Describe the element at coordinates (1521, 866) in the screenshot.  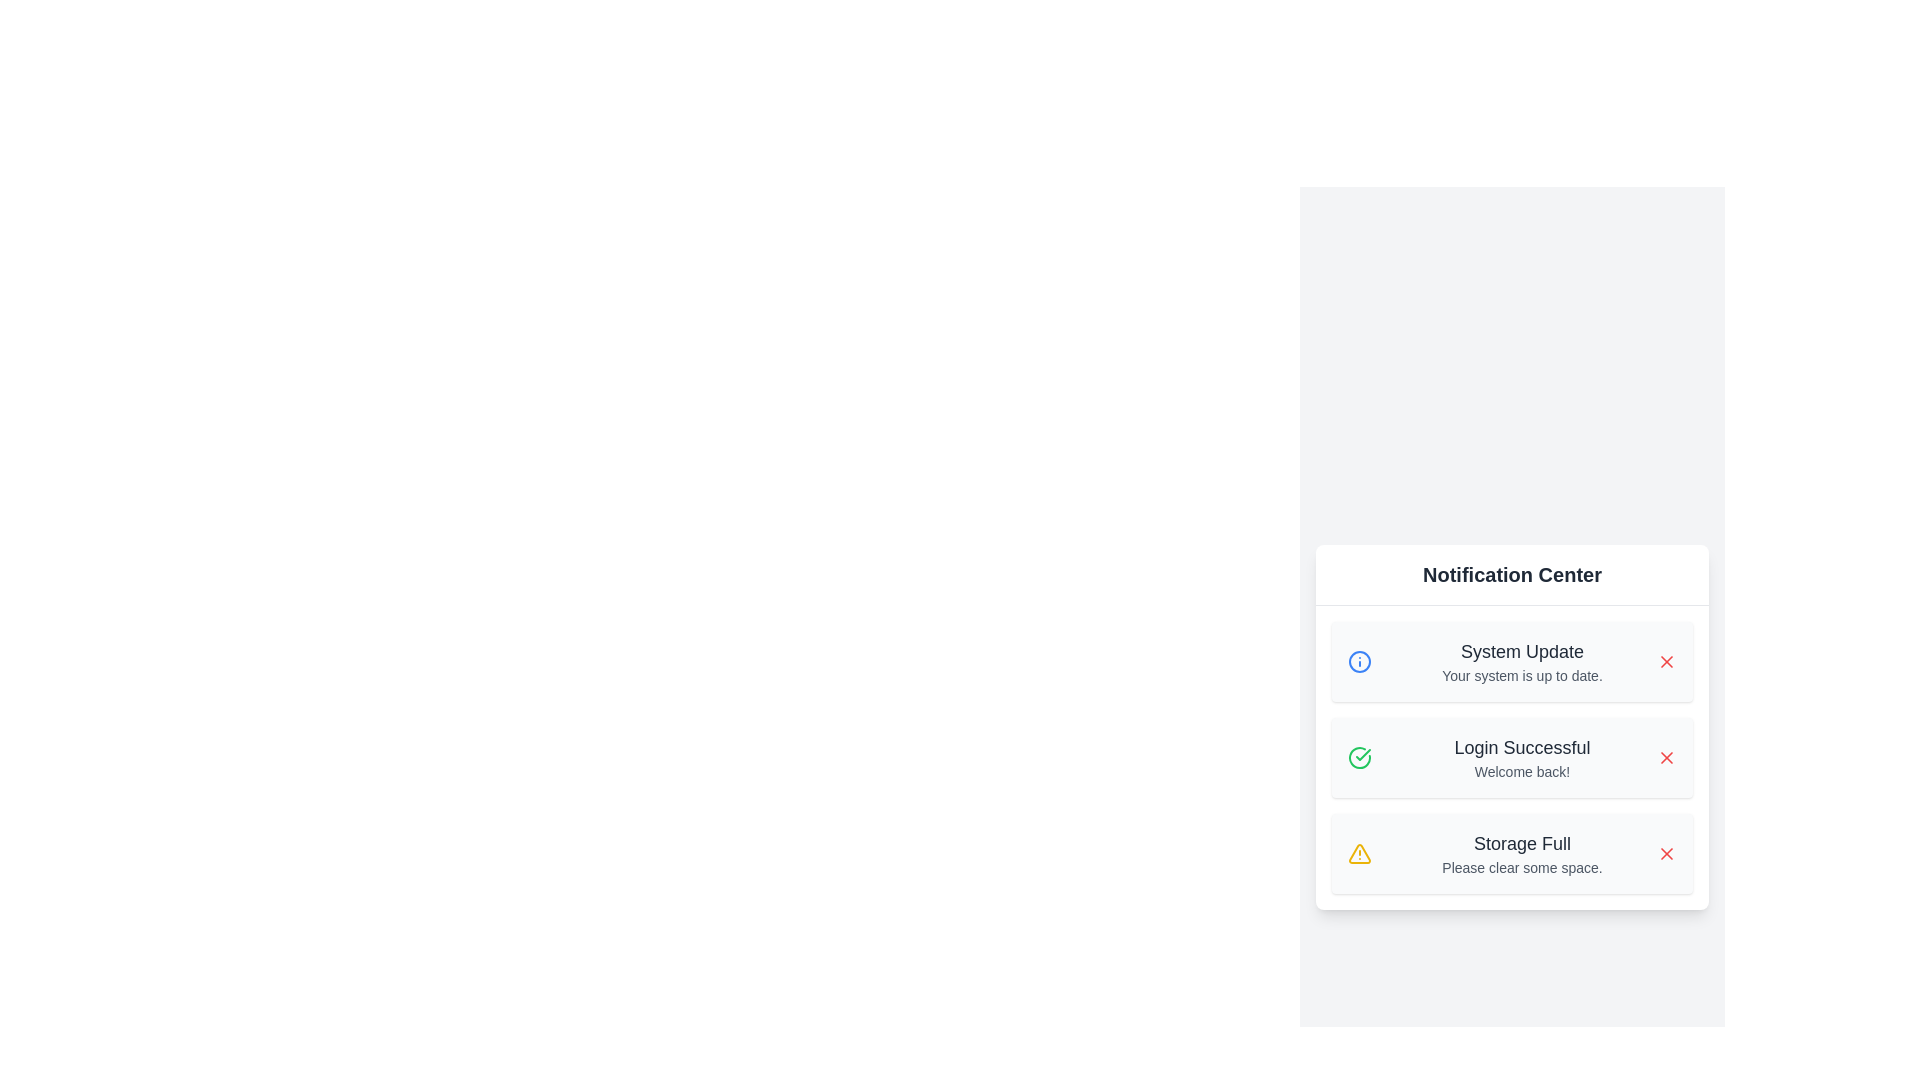
I see `supplementary information provided in the Text Label located below the 'Storage Full' notification in the Notification Center` at that location.